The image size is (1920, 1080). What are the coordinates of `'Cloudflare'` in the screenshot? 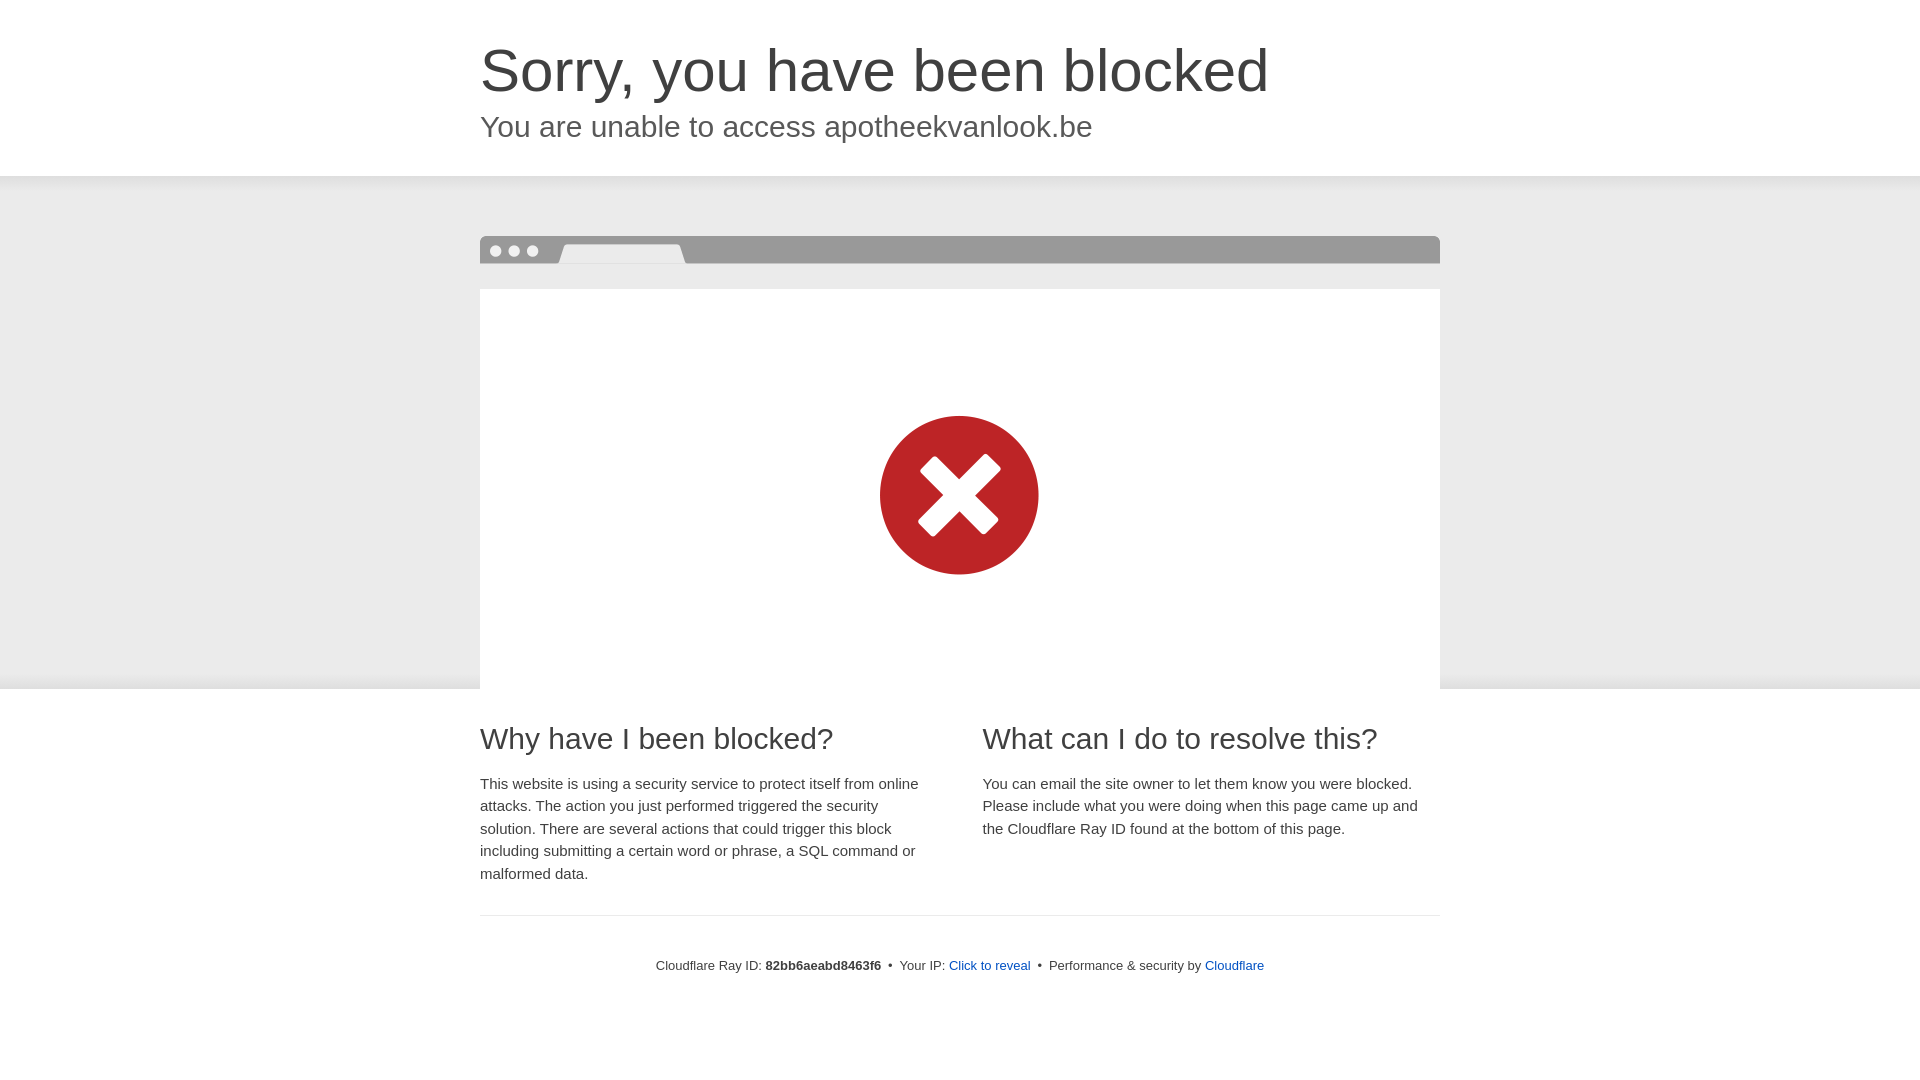 It's located at (1233, 964).